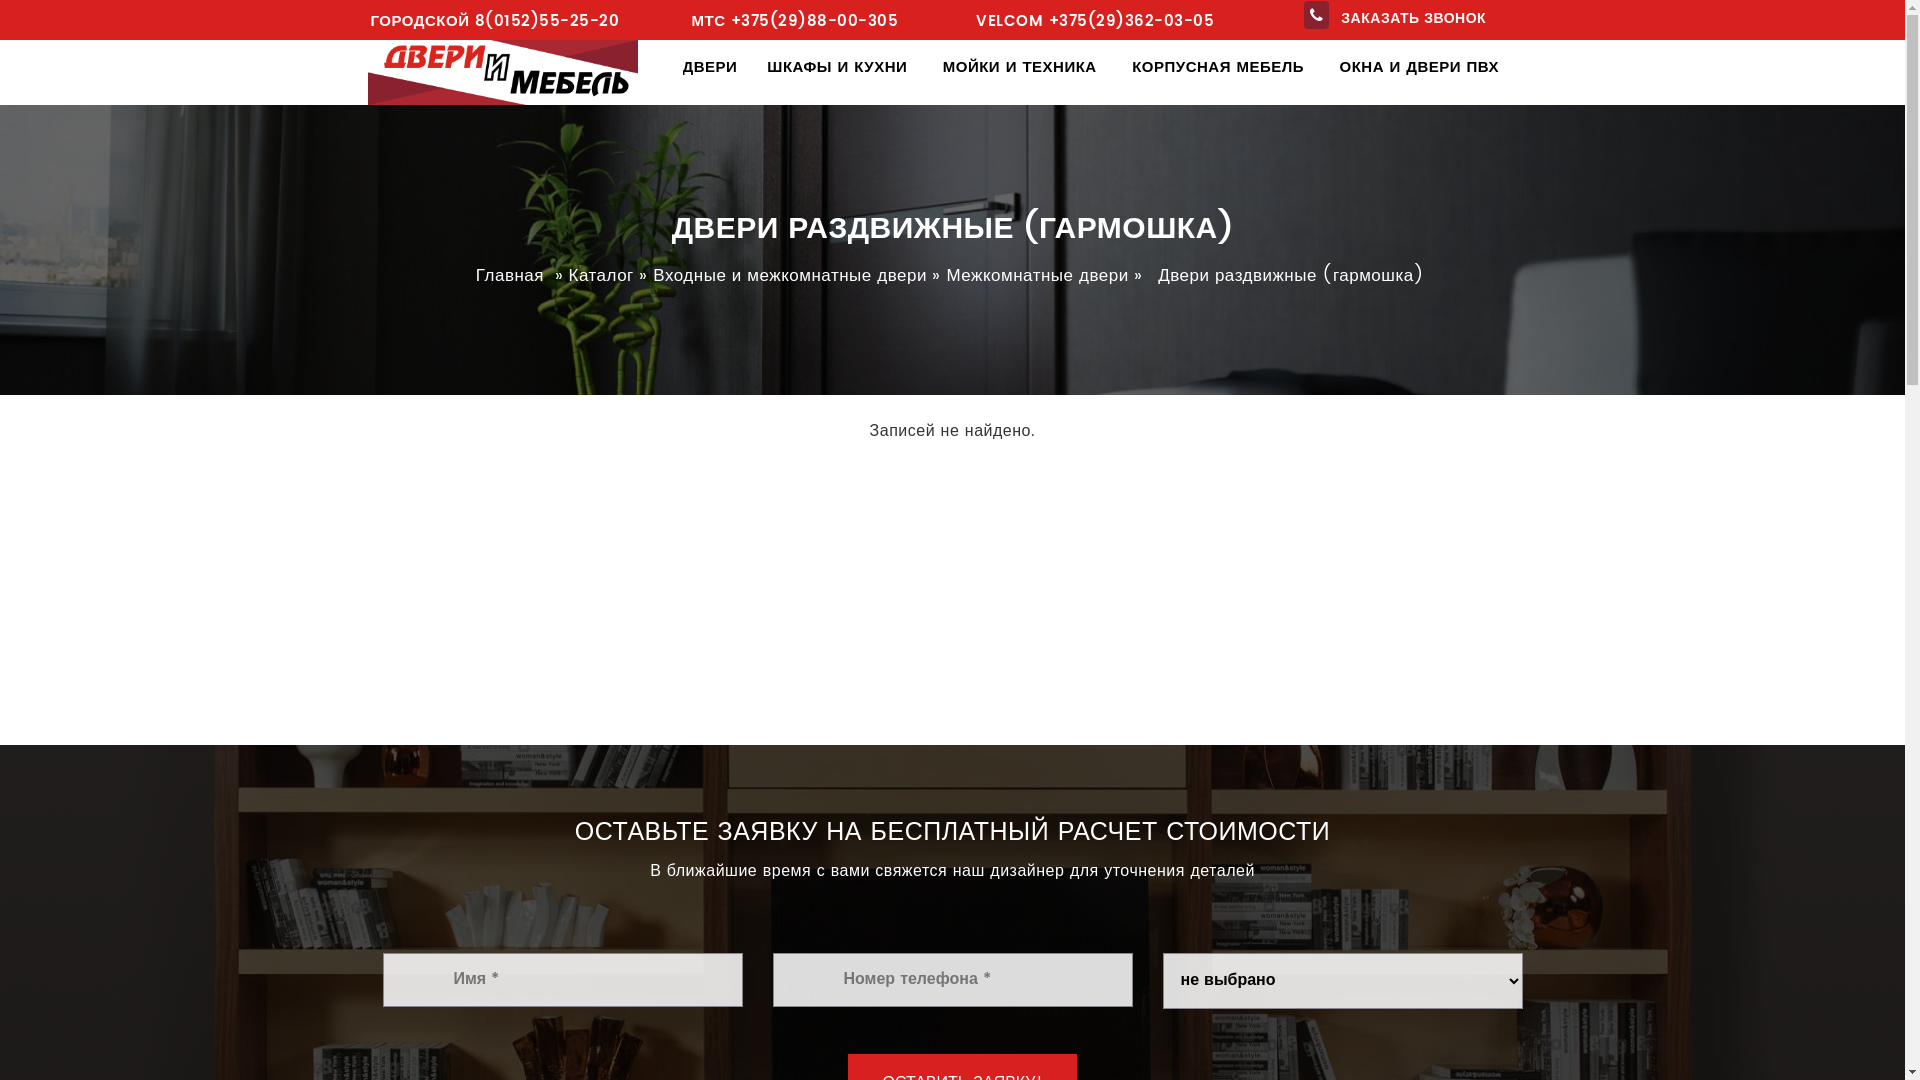 This screenshot has width=1920, height=1080. Describe the element at coordinates (1093, 21) in the screenshot. I see `'VELCOM +375(29)362-03-05'` at that location.